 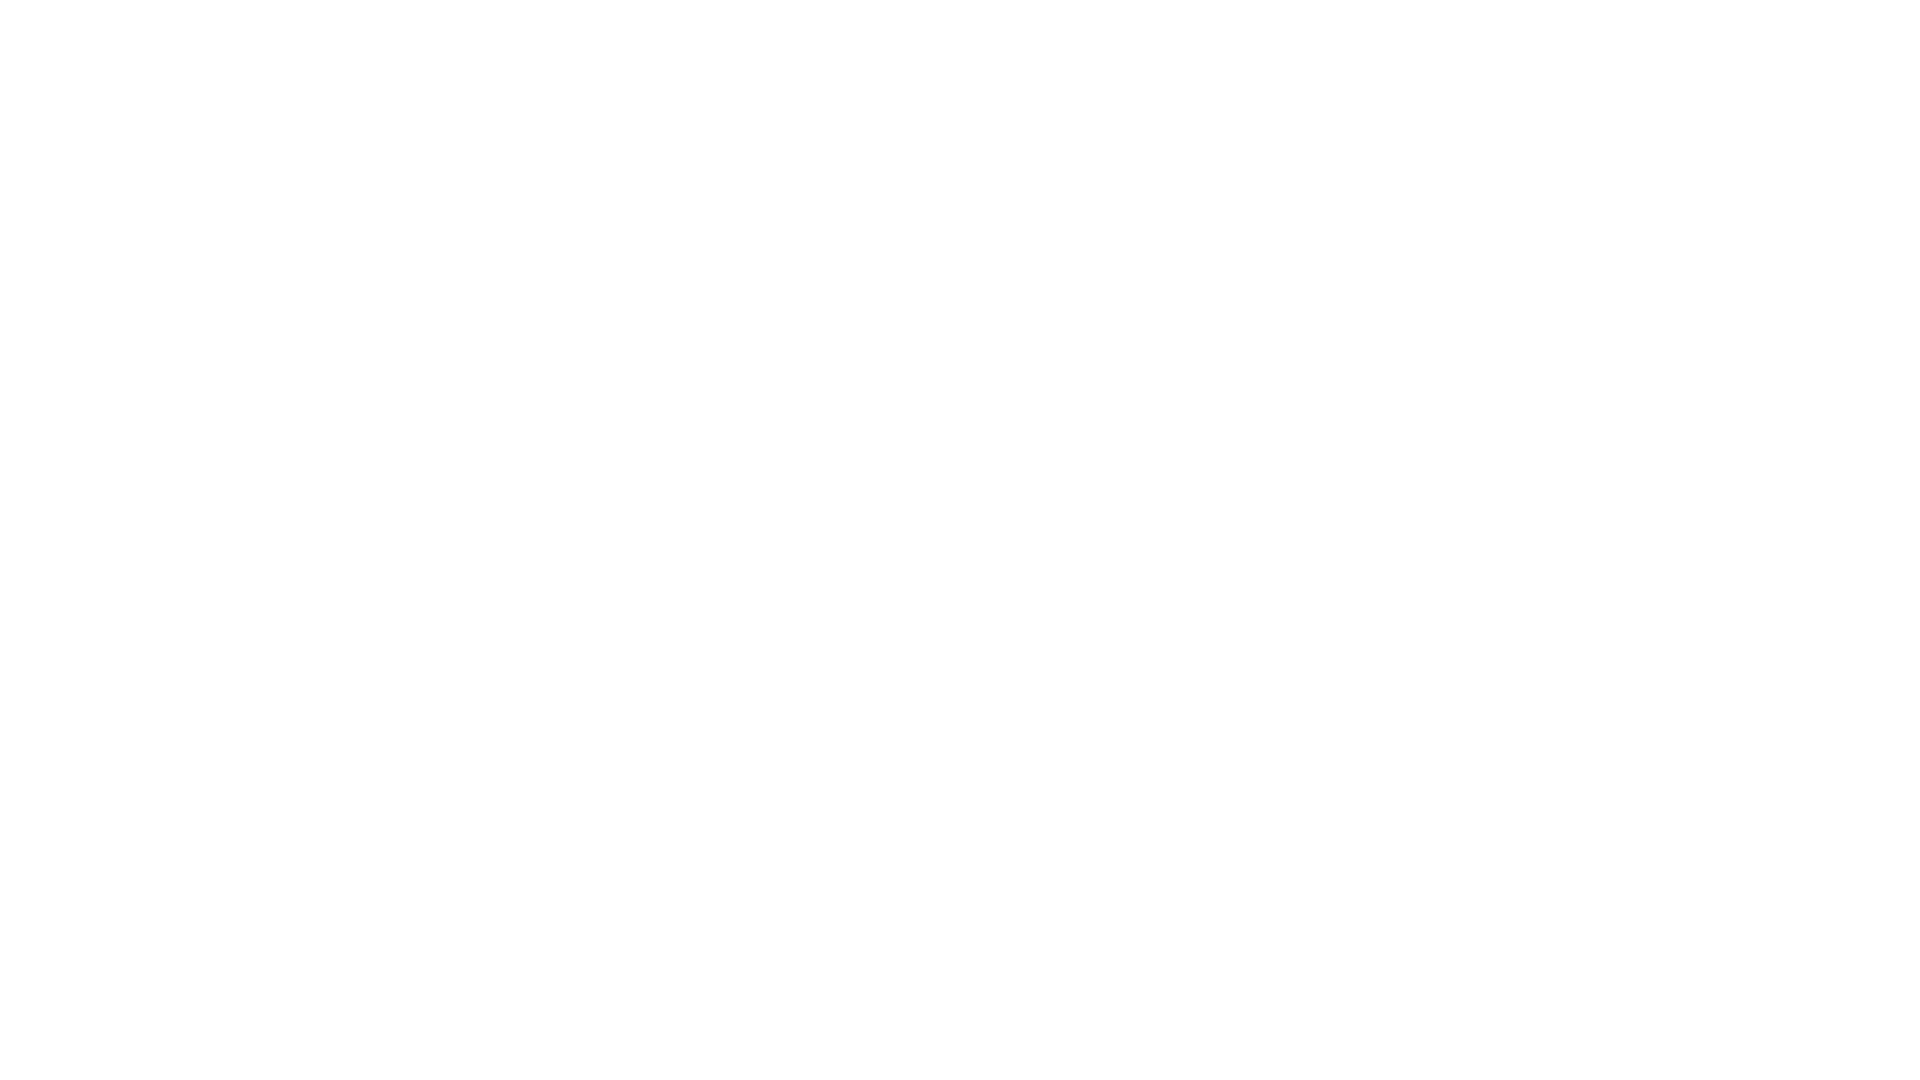 I want to click on Select 4:30 PM on Mon, Jun 27, 2022, so click(x=1421, y=324).